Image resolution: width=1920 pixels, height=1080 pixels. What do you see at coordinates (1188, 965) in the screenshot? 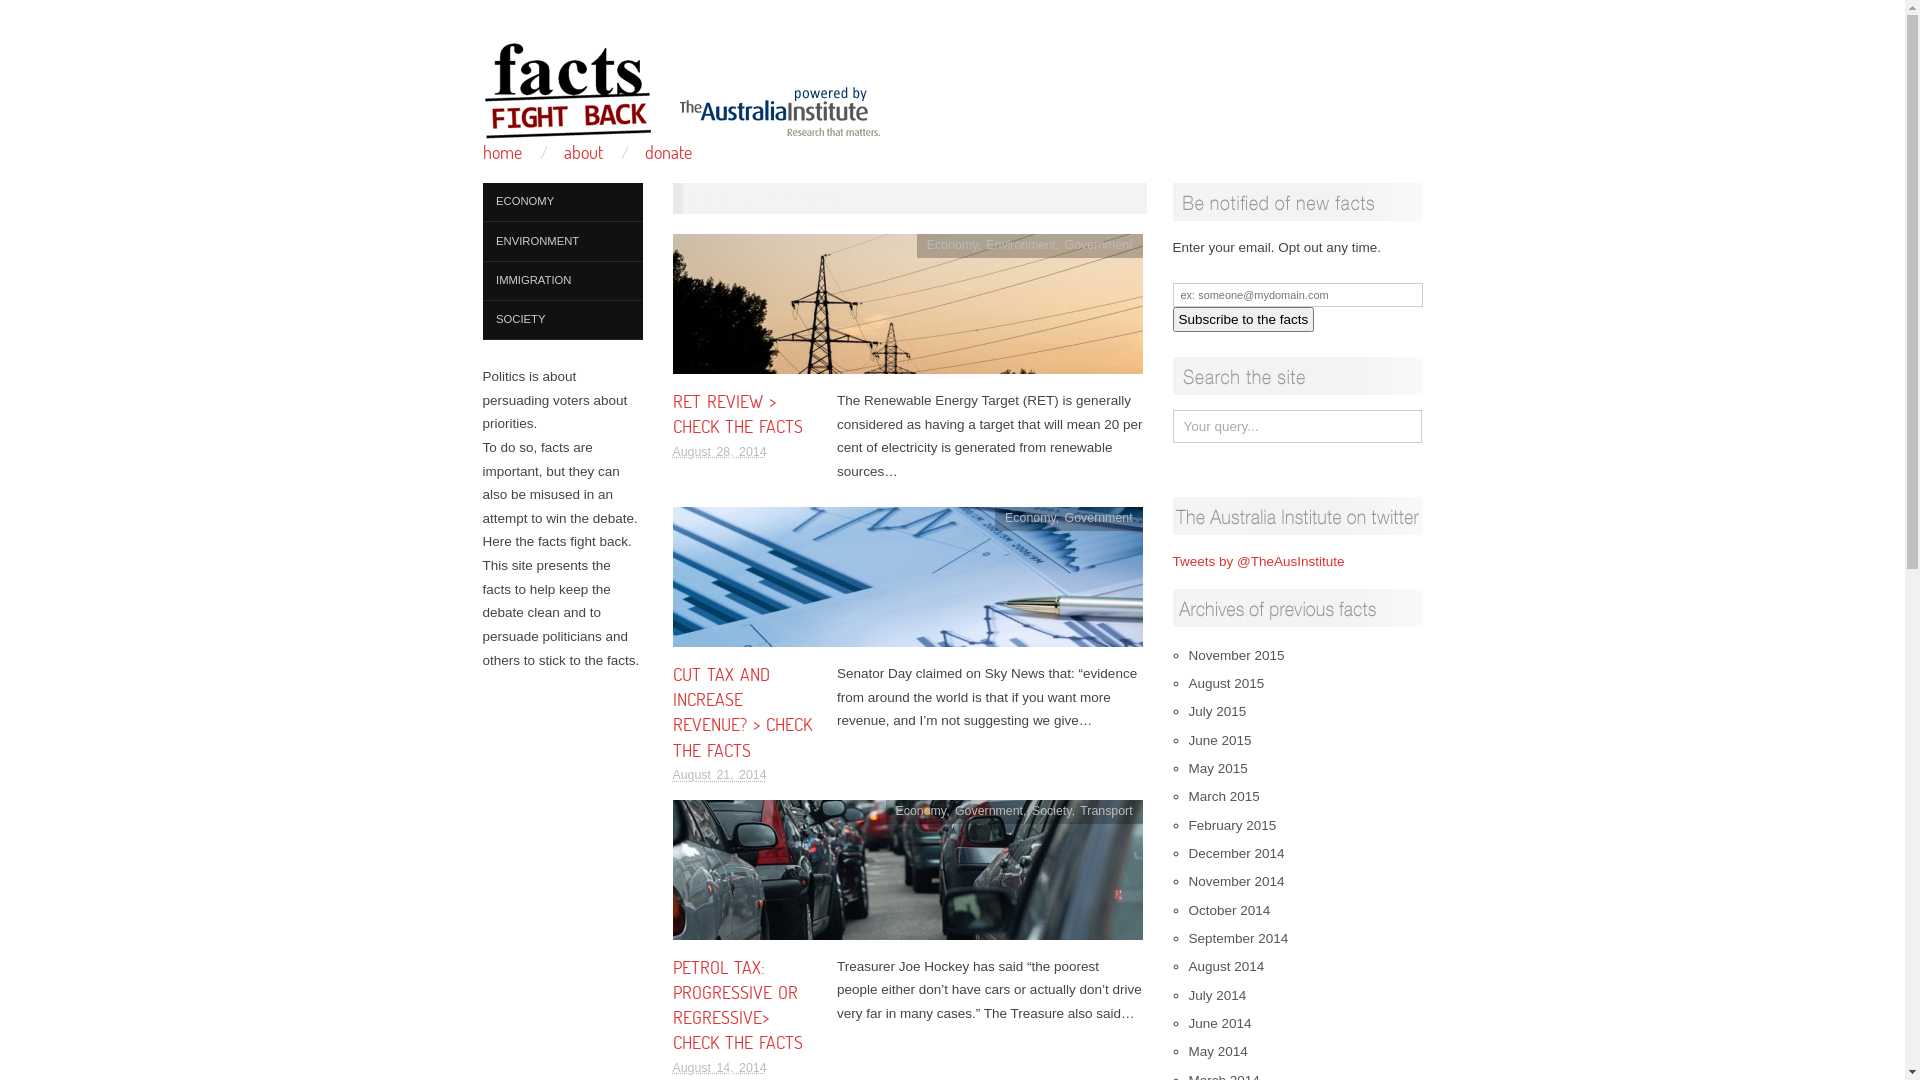
I see `'August 2014'` at bounding box center [1188, 965].